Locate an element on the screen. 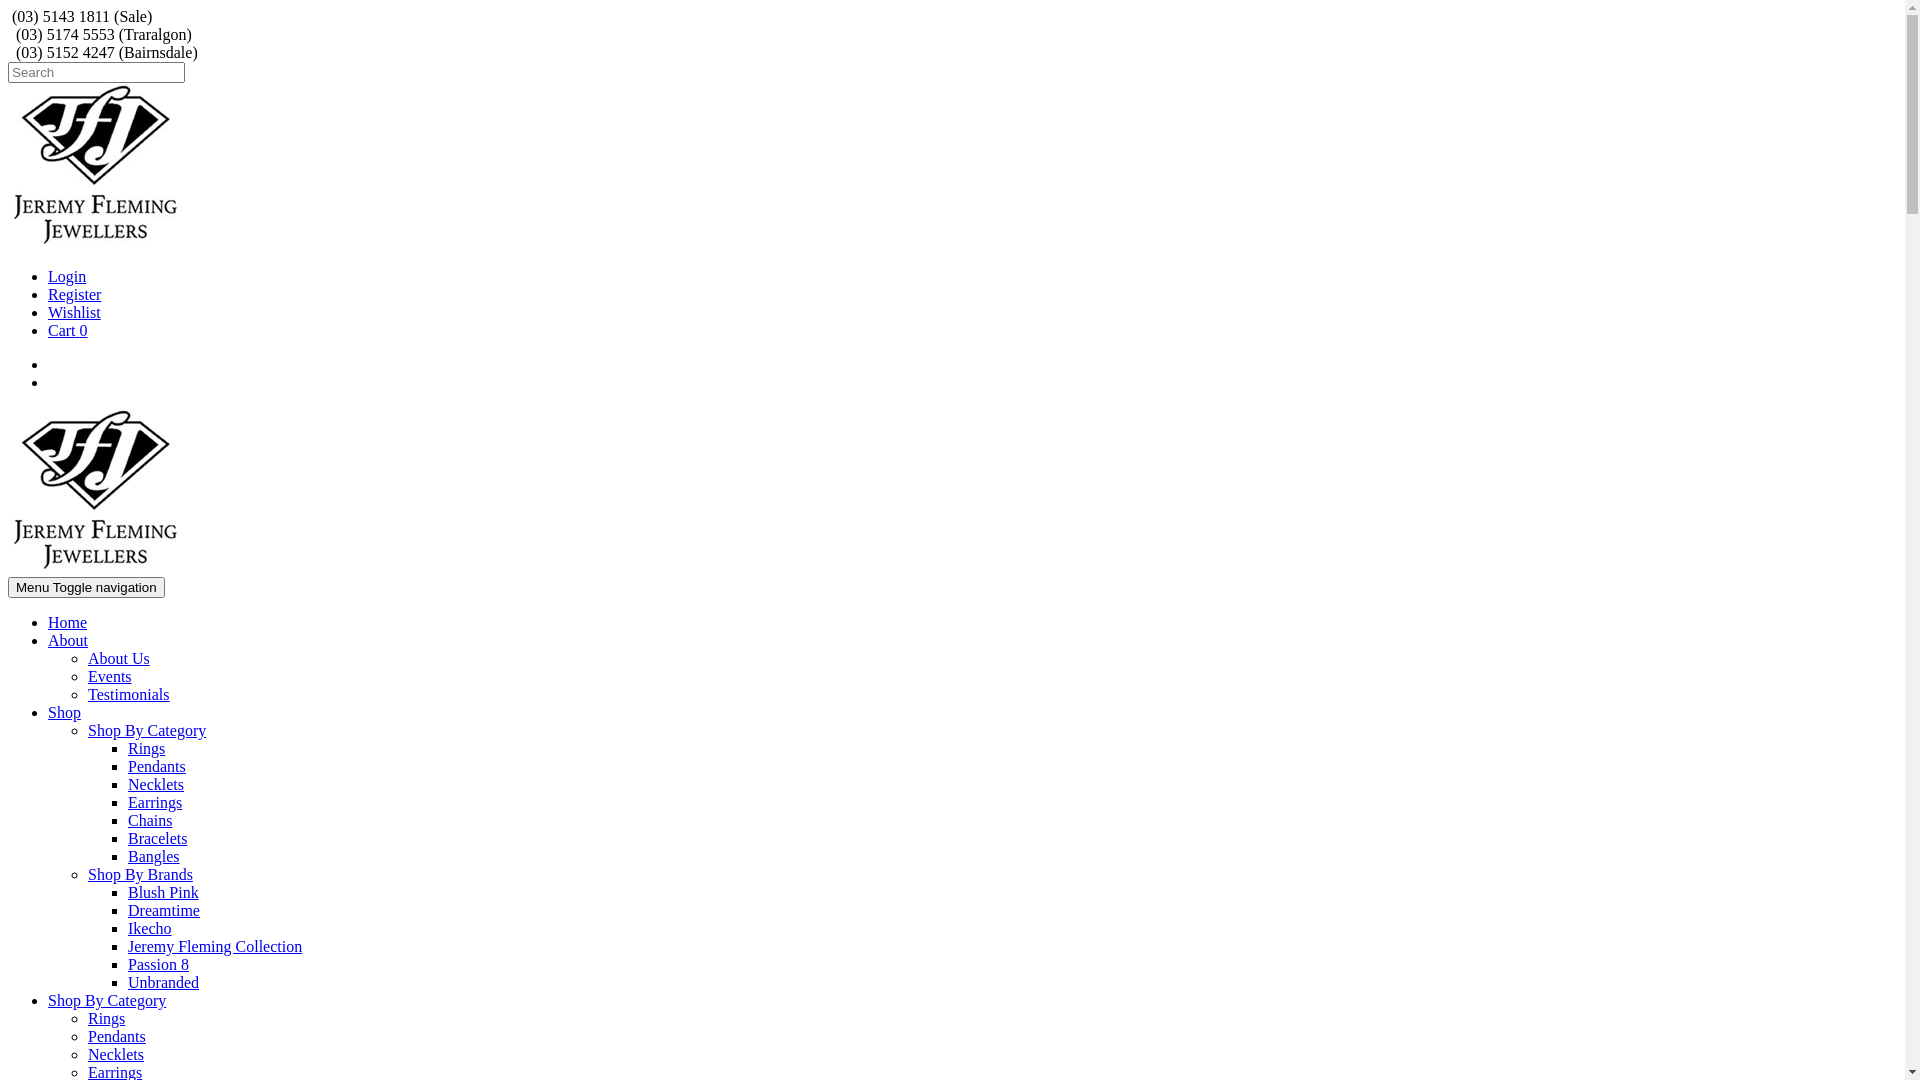  'Blush Pink' is located at coordinates (163, 891).